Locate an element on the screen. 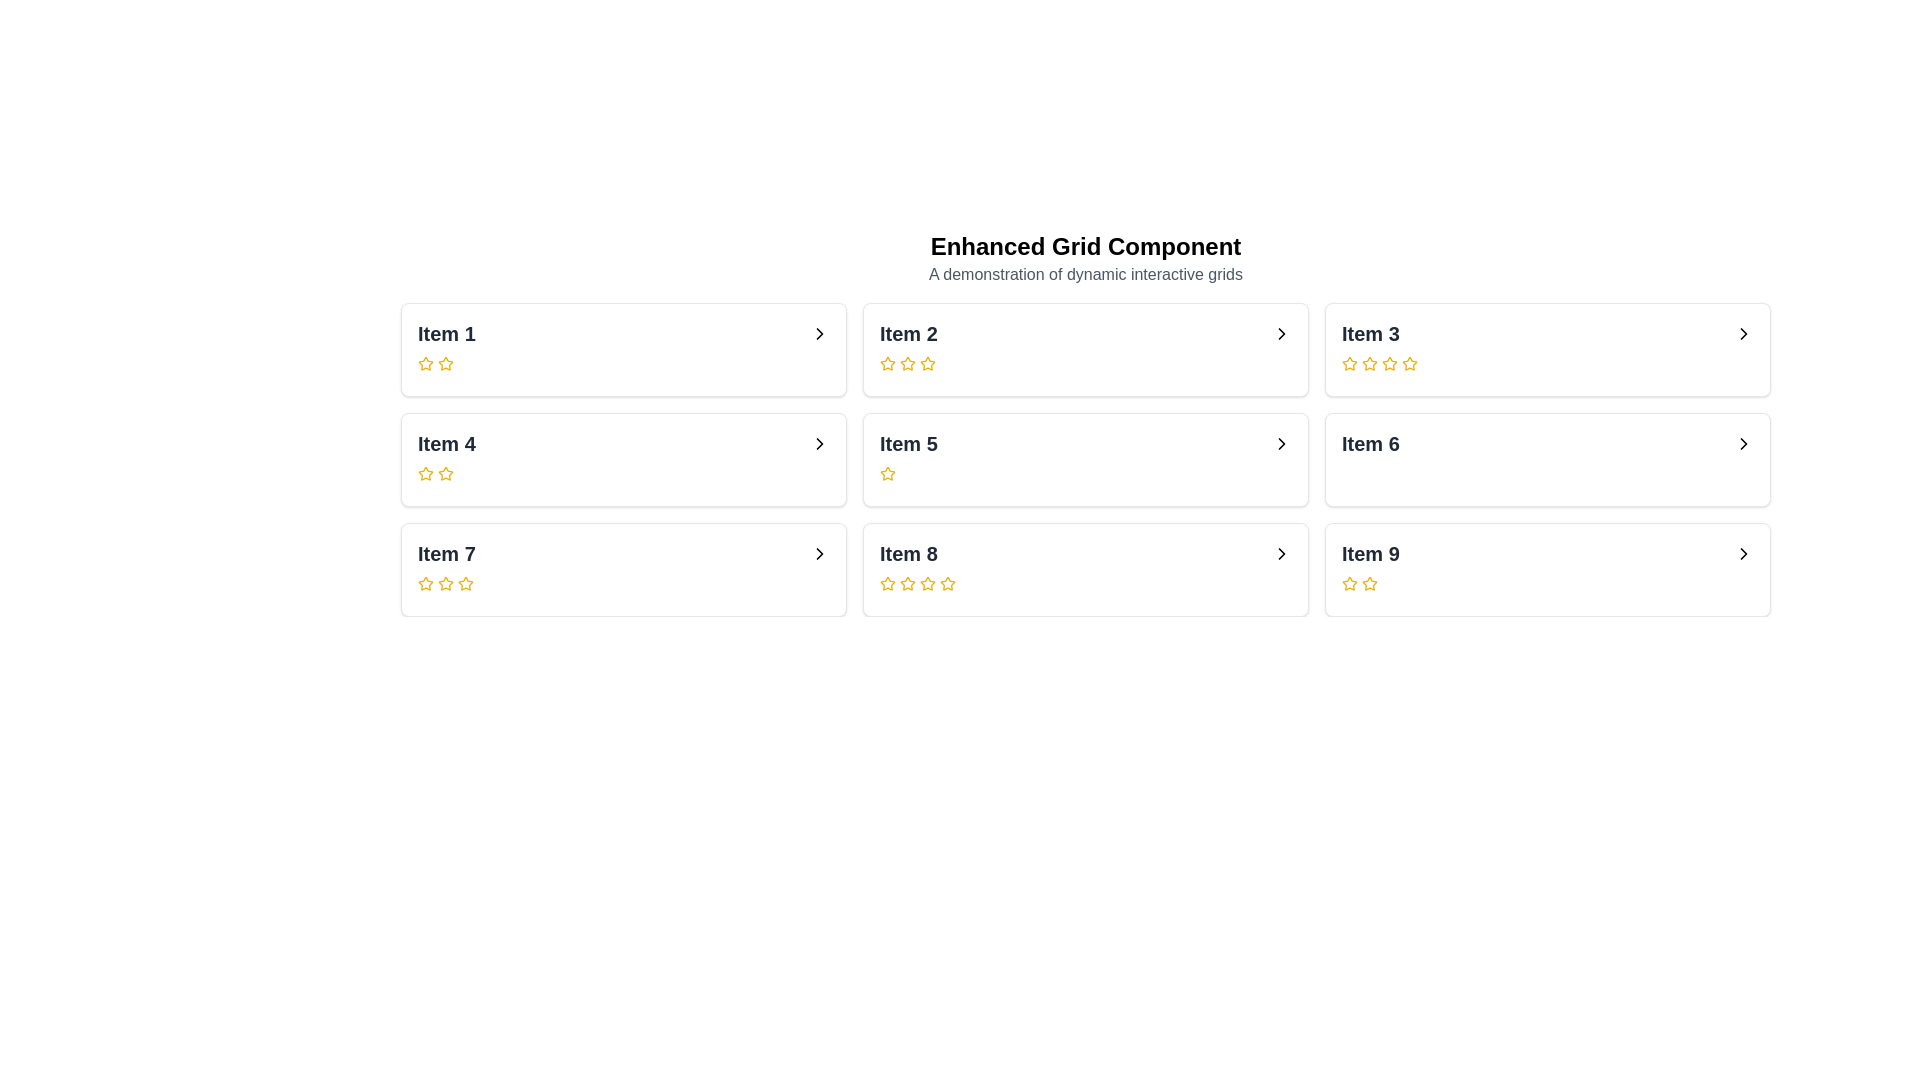 The image size is (1920, 1080). the text label displaying 'Item 6' in bold, large gray font, which is located in the second column and second row of a three-by-three grid layout is located at coordinates (1369, 442).